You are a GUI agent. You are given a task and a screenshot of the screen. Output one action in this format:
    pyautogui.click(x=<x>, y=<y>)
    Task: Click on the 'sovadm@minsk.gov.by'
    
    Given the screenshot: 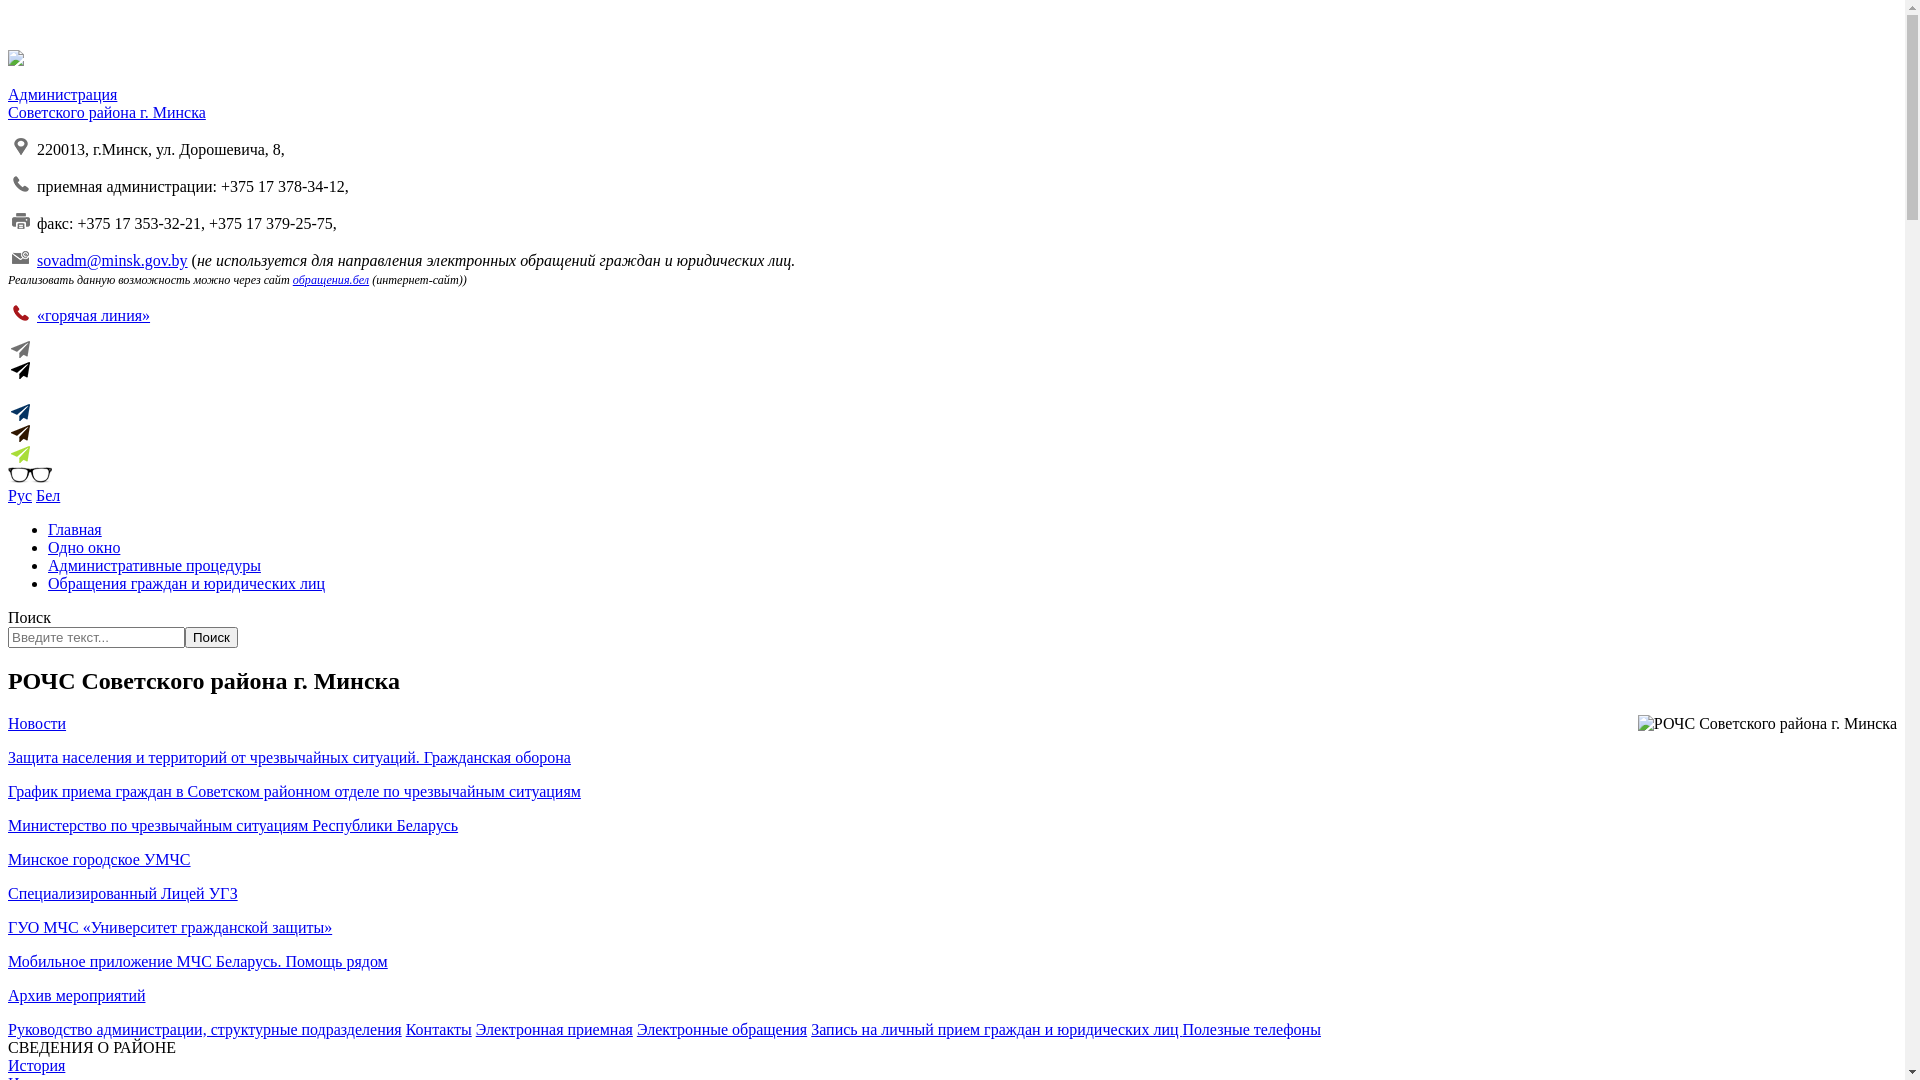 What is the action you would take?
    pyautogui.click(x=111, y=259)
    